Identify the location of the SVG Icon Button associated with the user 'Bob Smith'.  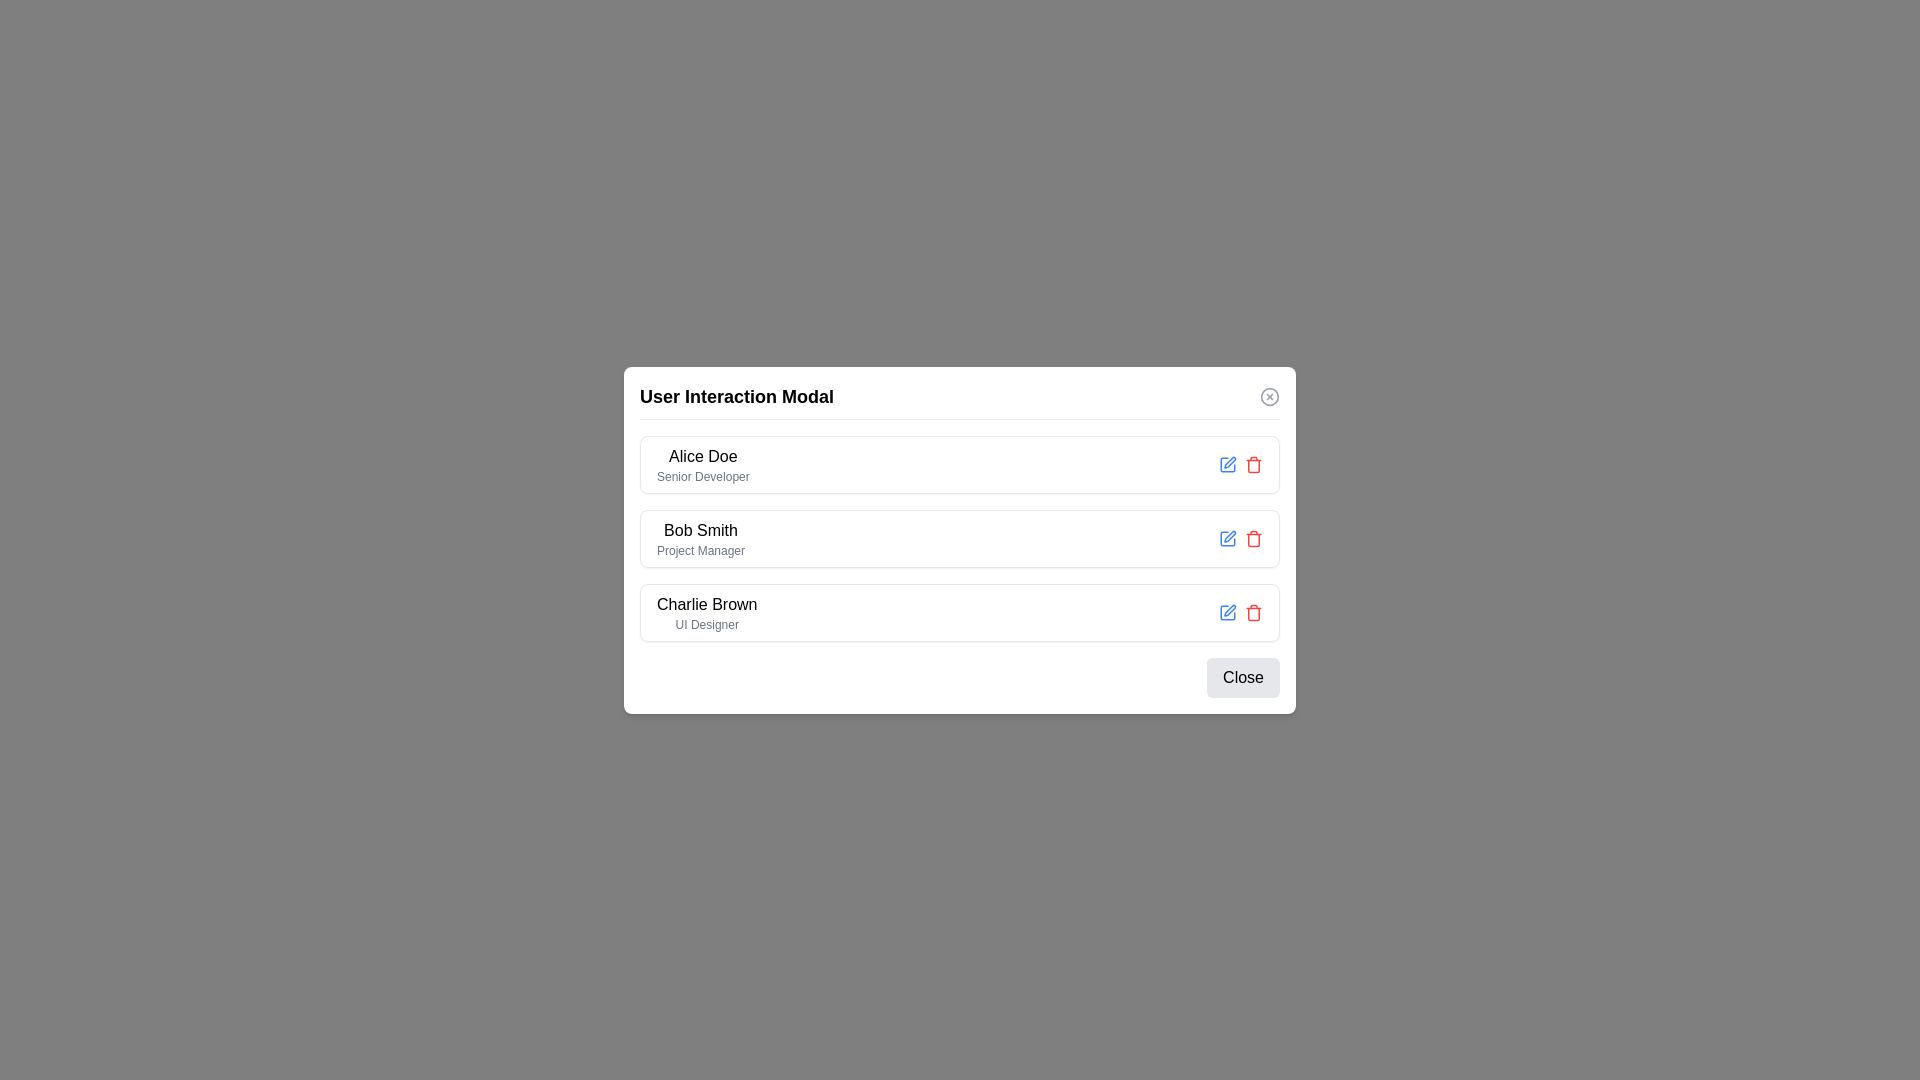
(1227, 536).